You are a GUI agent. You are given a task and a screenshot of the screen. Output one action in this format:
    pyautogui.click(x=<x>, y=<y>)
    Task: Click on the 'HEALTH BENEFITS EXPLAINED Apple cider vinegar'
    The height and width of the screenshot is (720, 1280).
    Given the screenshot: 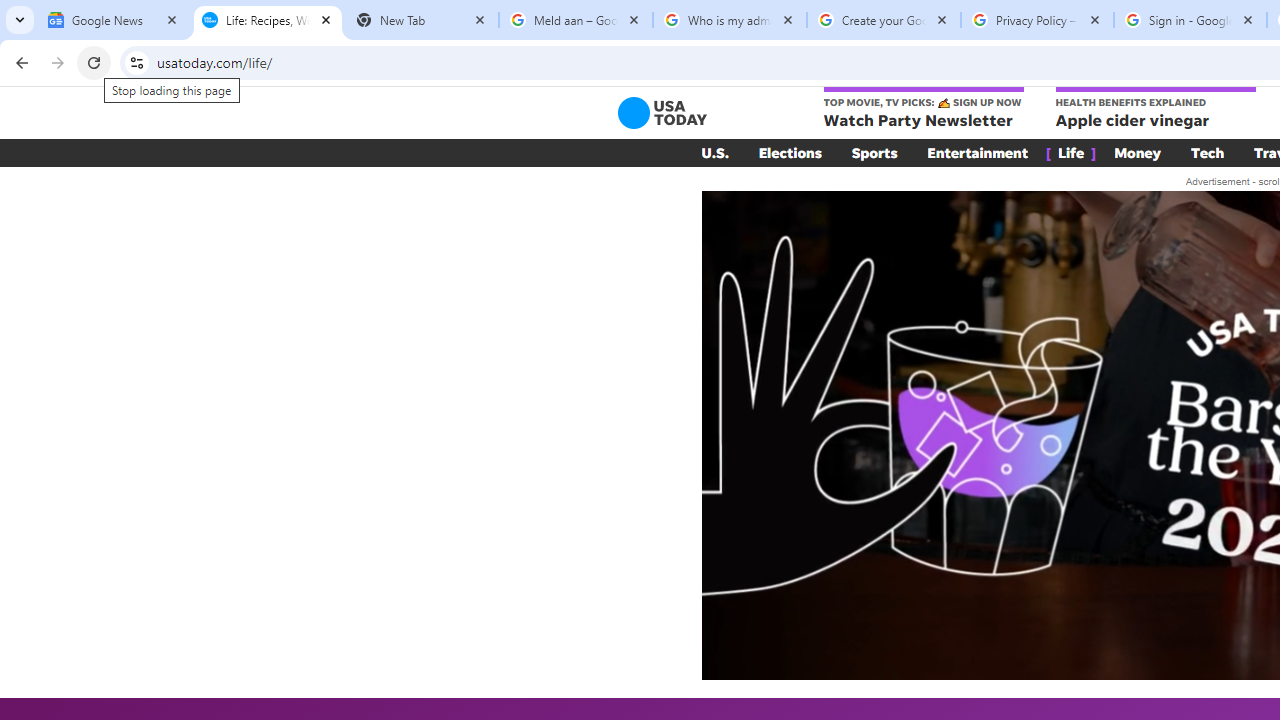 What is the action you would take?
    pyautogui.click(x=1155, y=109)
    